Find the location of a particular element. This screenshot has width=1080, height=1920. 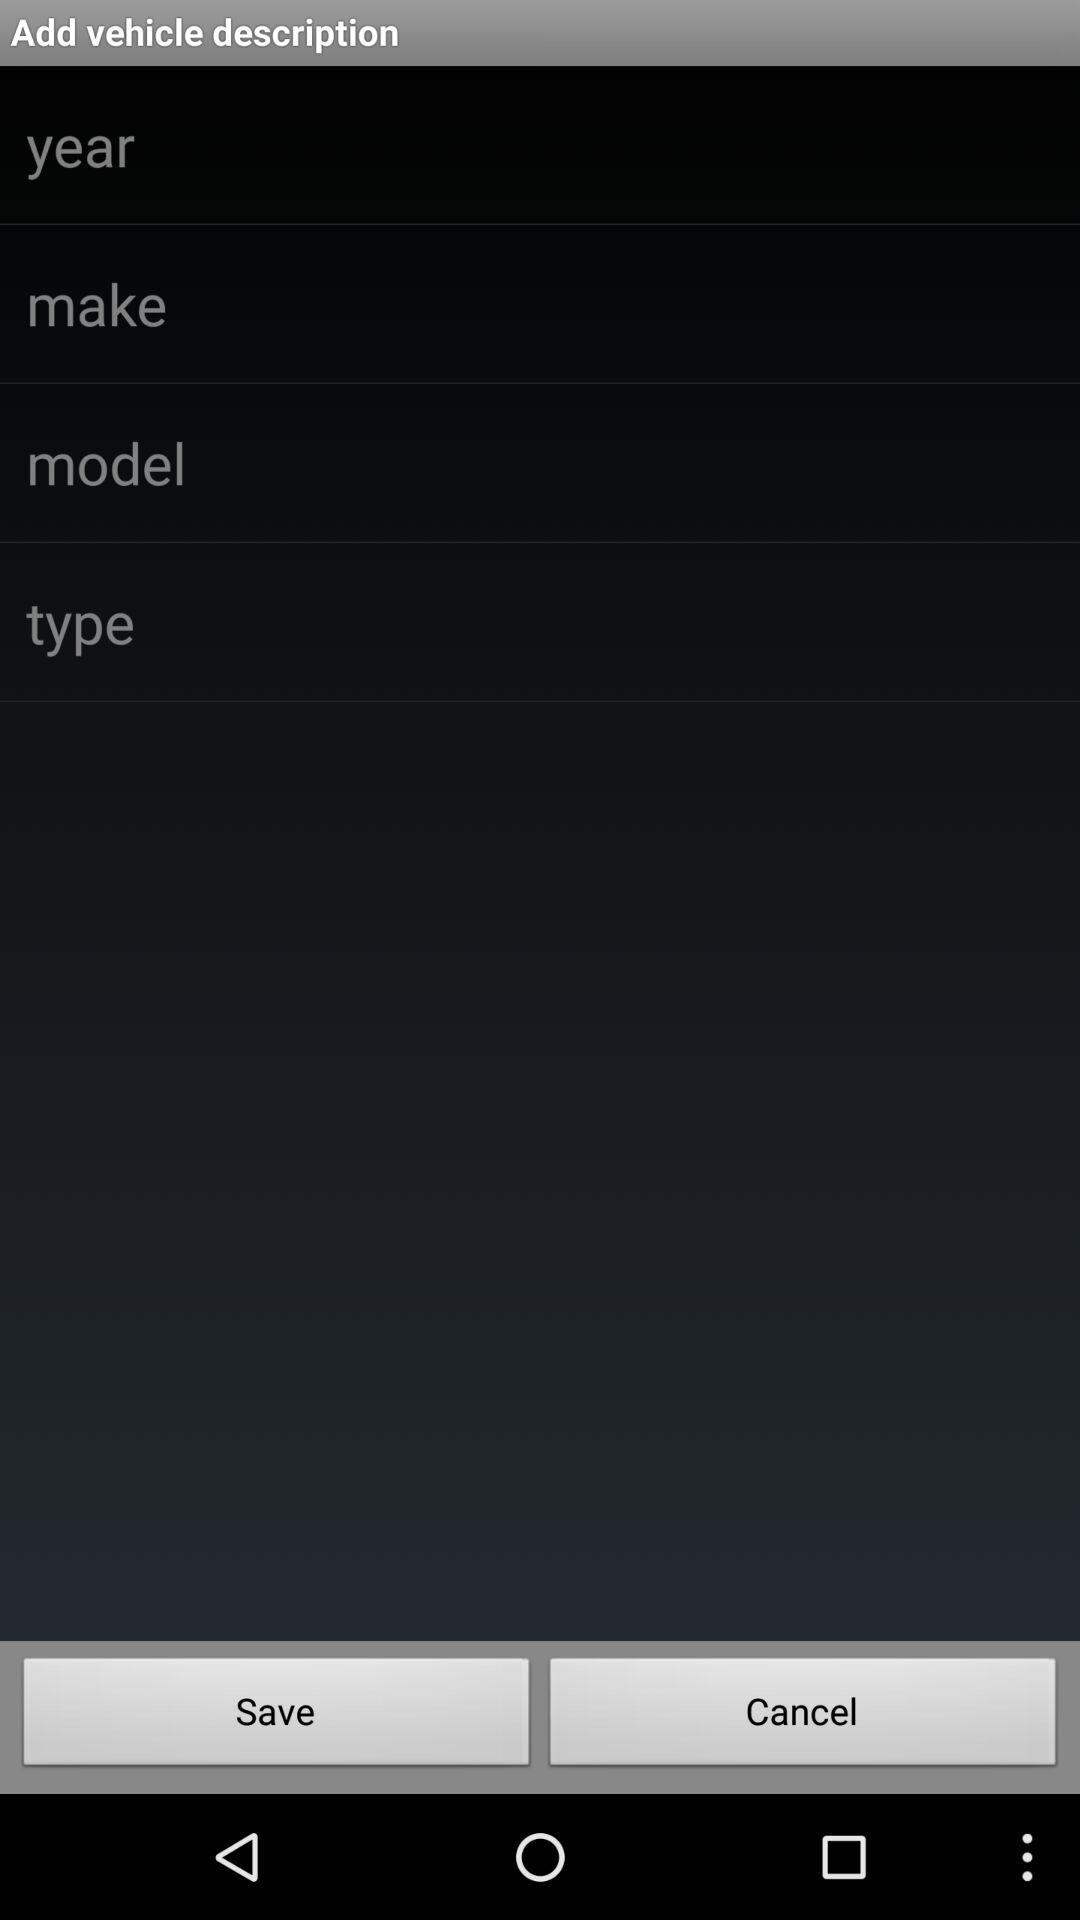

icon next to save is located at coordinates (802, 1716).